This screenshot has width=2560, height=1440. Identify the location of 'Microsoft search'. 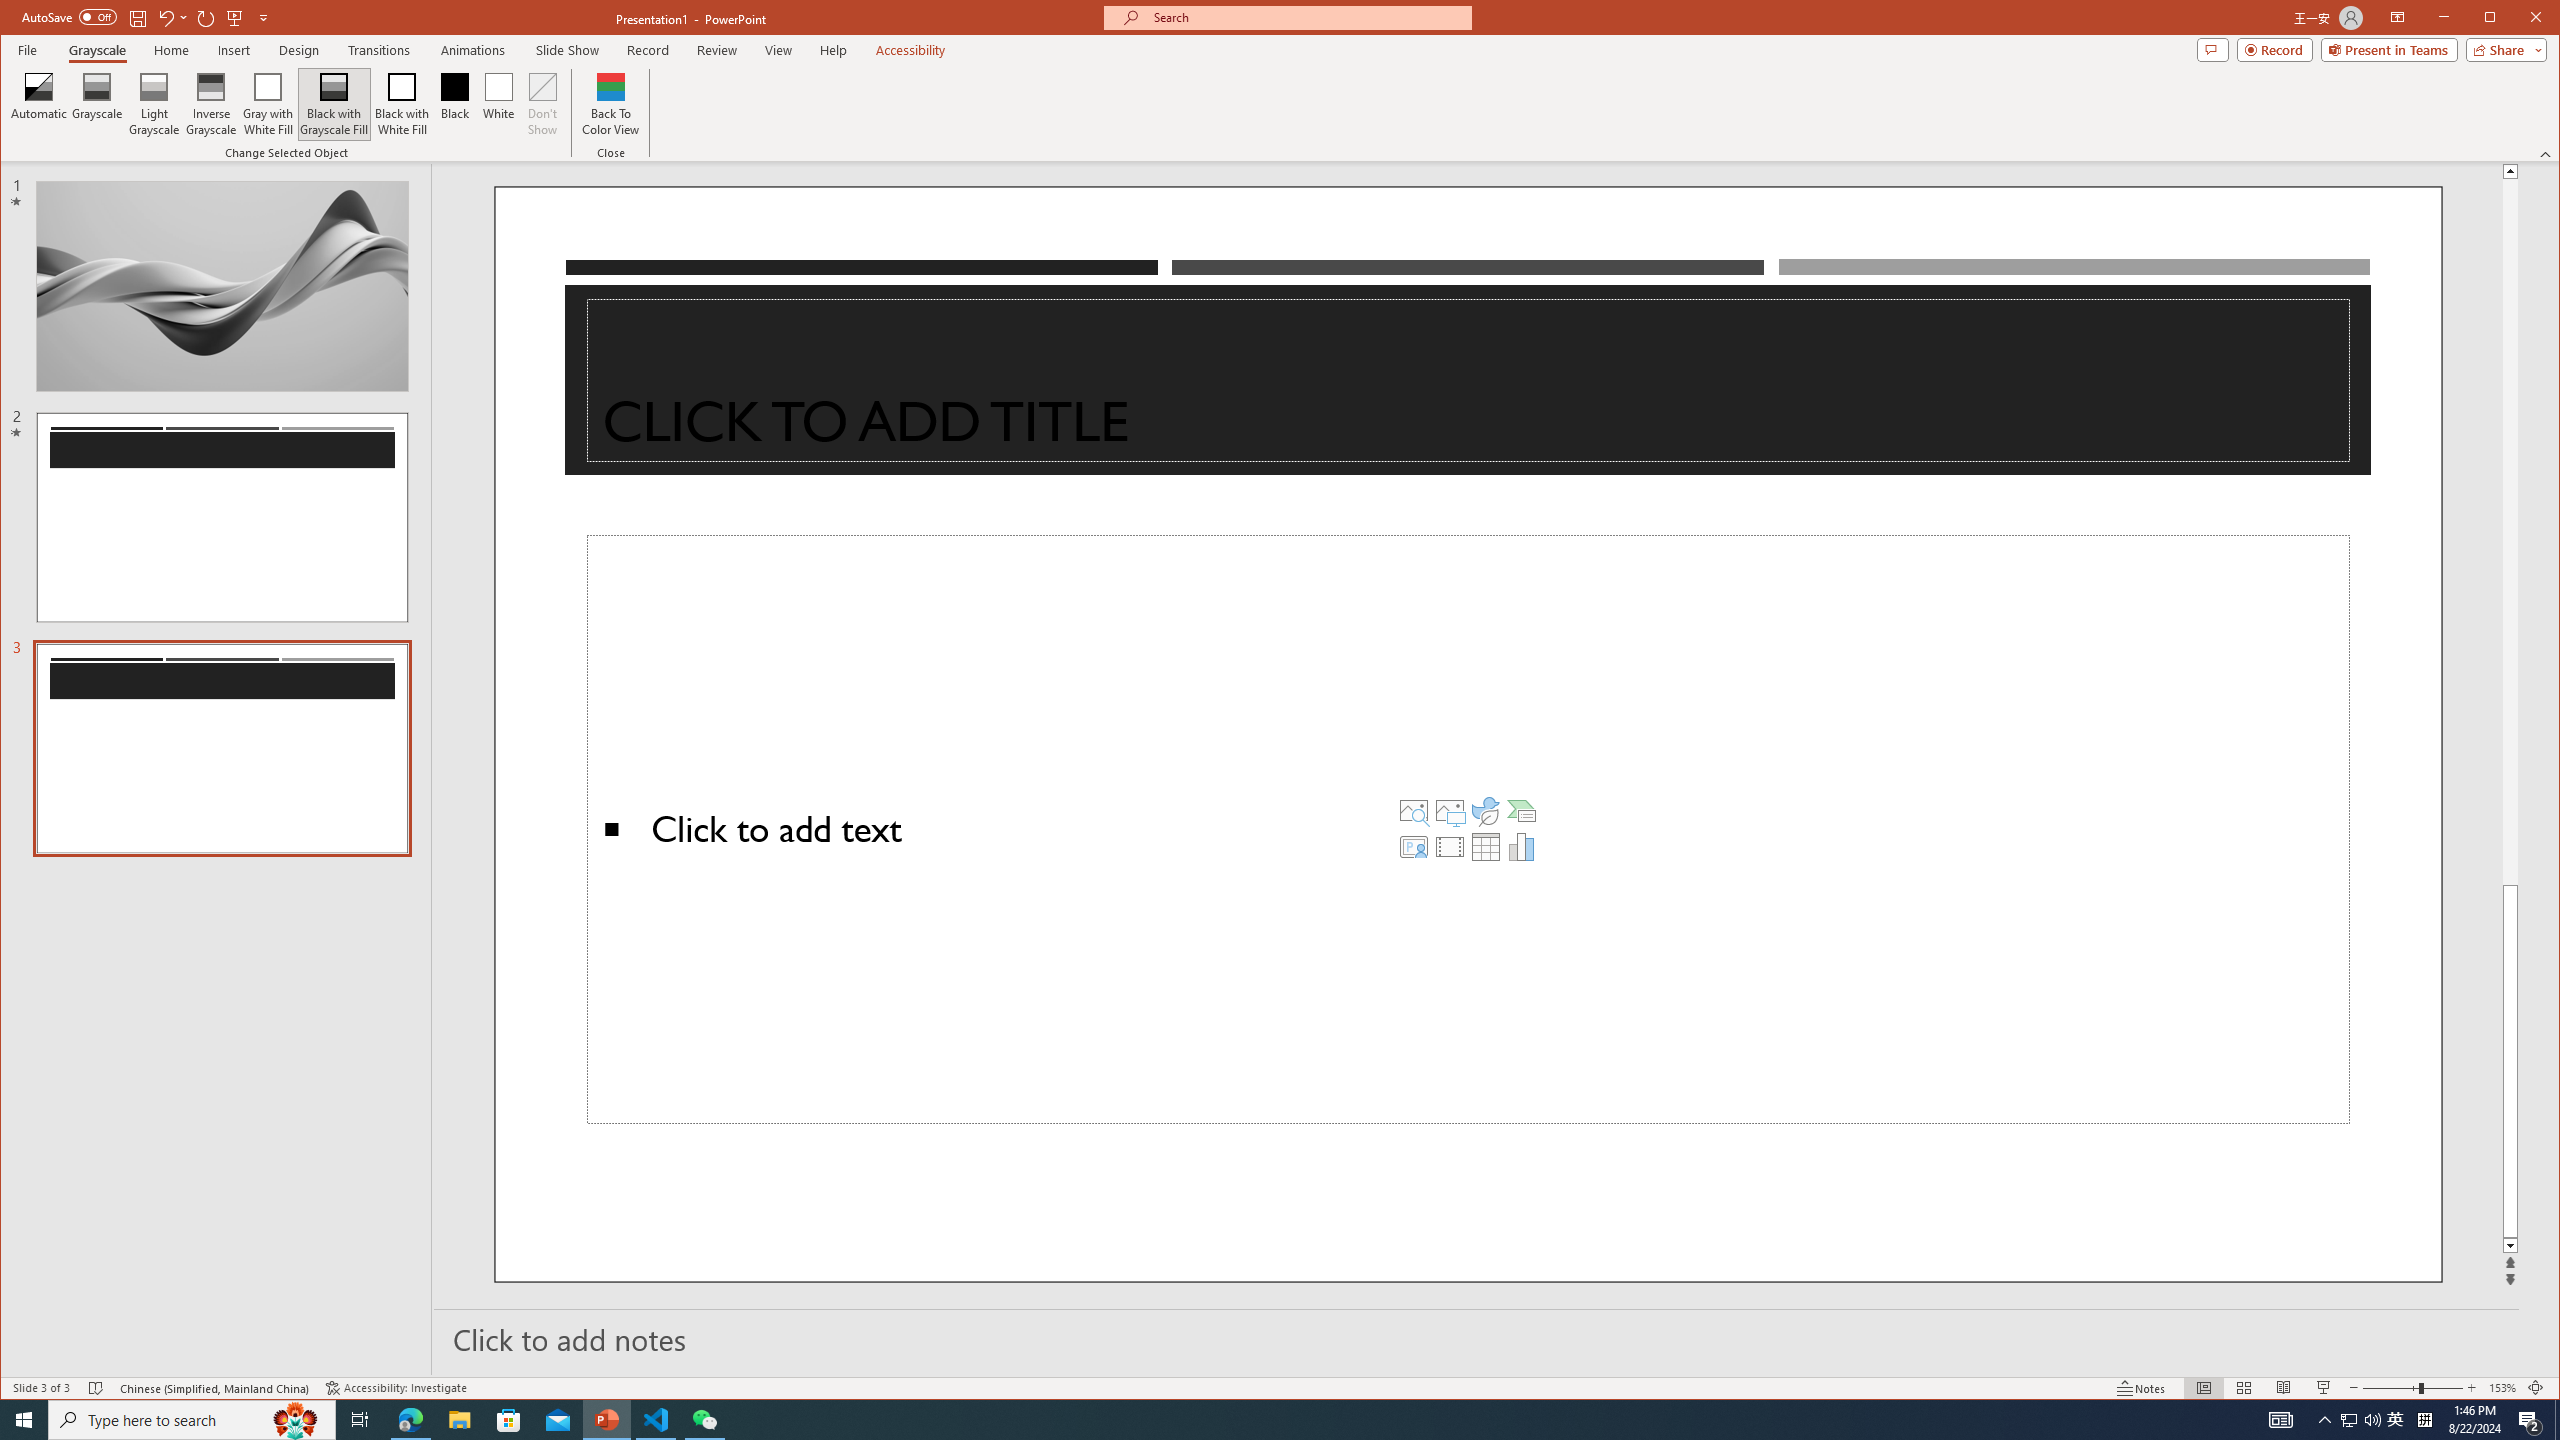
(1304, 18).